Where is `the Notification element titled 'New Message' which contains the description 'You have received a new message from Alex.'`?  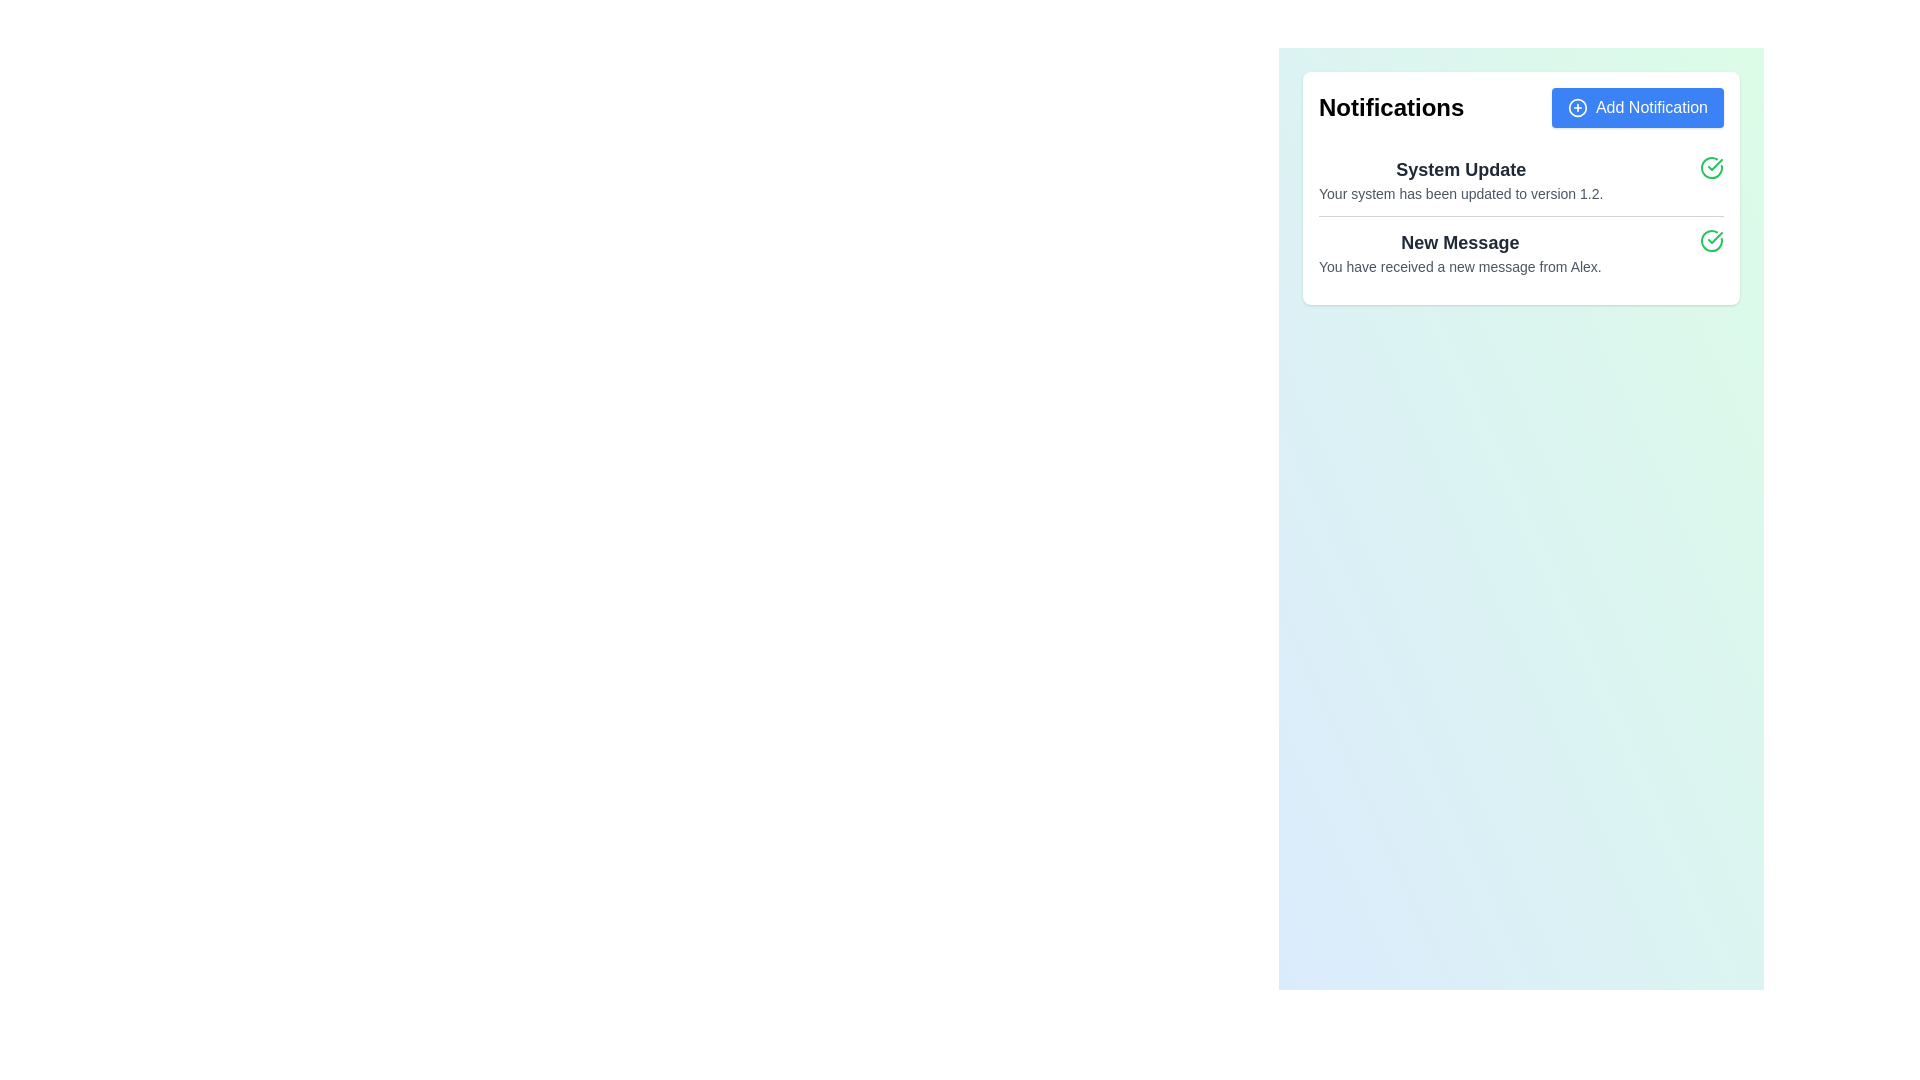 the Notification element titled 'New Message' which contains the description 'You have received a new message from Alex.' is located at coordinates (1520, 251).